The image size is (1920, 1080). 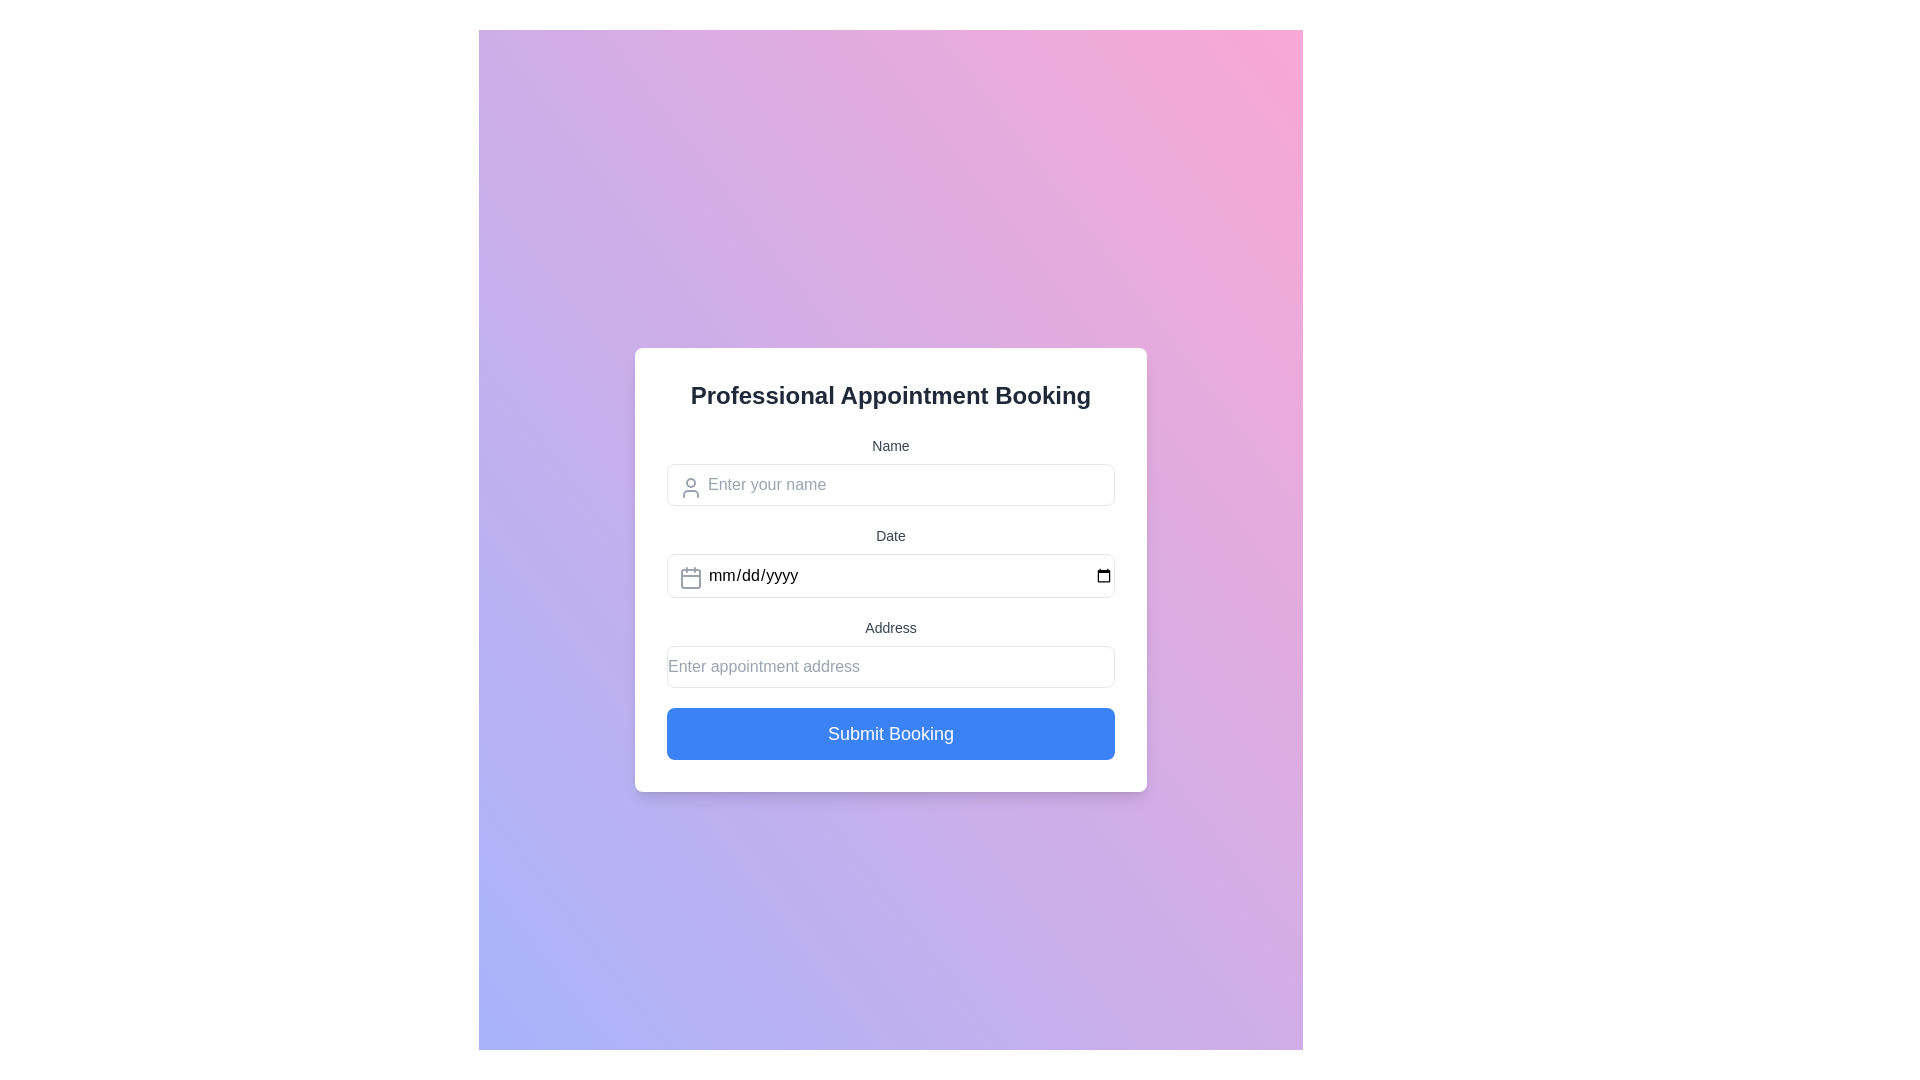 I want to click on the calendar icon located to the left of the 'Date' input box in the 'Professional Appointment Booking' form, so click(x=691, y=578).